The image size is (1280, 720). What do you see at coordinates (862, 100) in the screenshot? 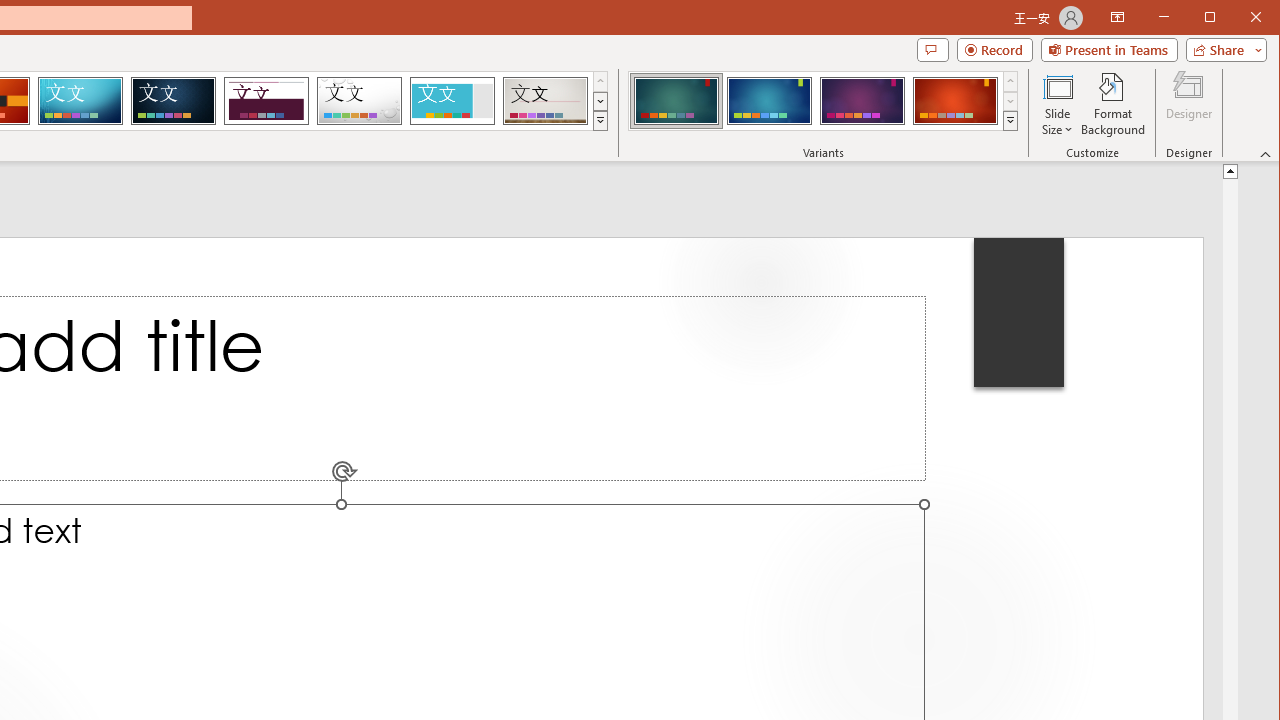
I see `'Ion Variant 3'` at bounding box center [862, 100].